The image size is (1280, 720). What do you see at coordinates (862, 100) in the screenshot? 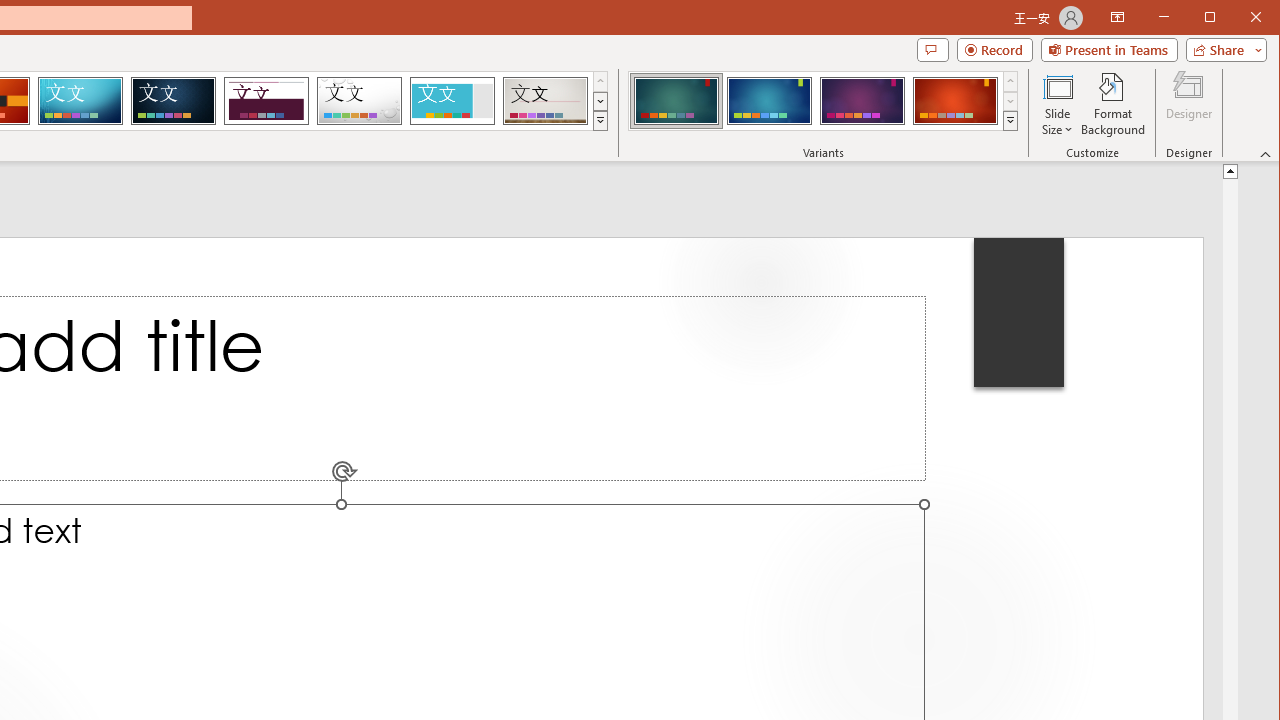
I see `'Ion Variant 3'` at bounding box center [862, 100].